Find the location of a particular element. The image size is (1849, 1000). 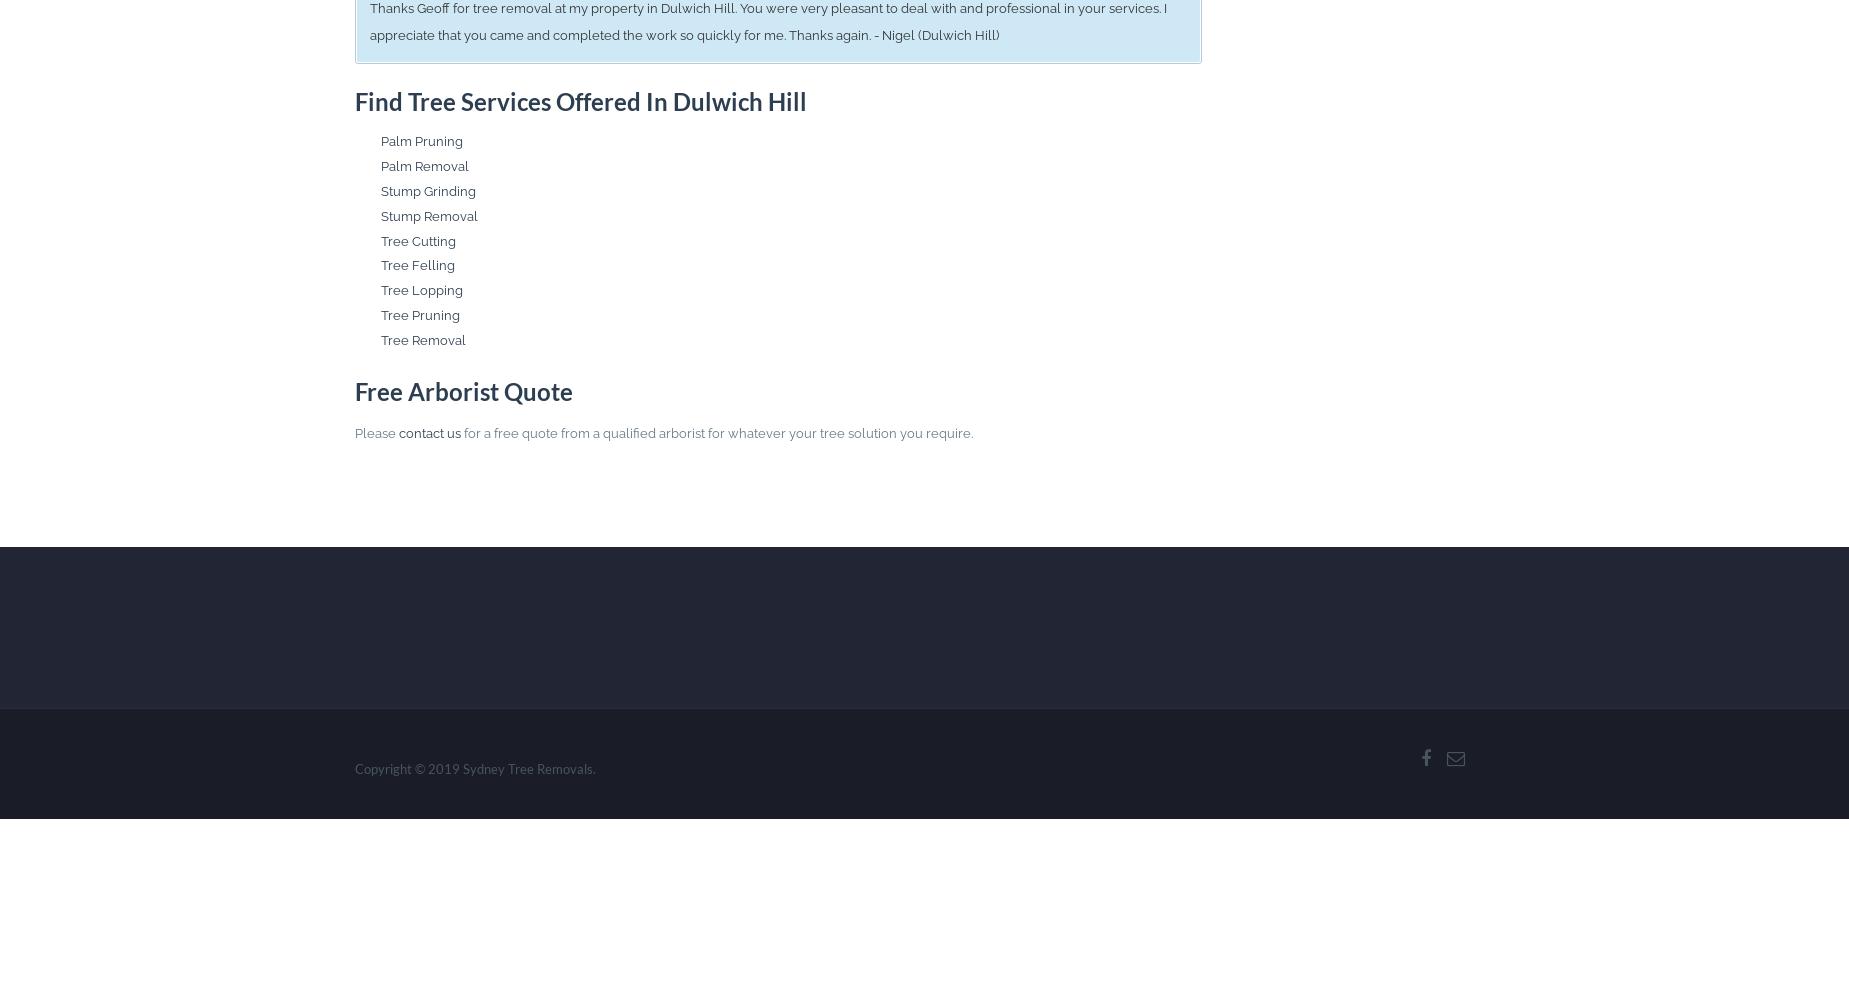

'contact us' is located at coordinates (397, 433).